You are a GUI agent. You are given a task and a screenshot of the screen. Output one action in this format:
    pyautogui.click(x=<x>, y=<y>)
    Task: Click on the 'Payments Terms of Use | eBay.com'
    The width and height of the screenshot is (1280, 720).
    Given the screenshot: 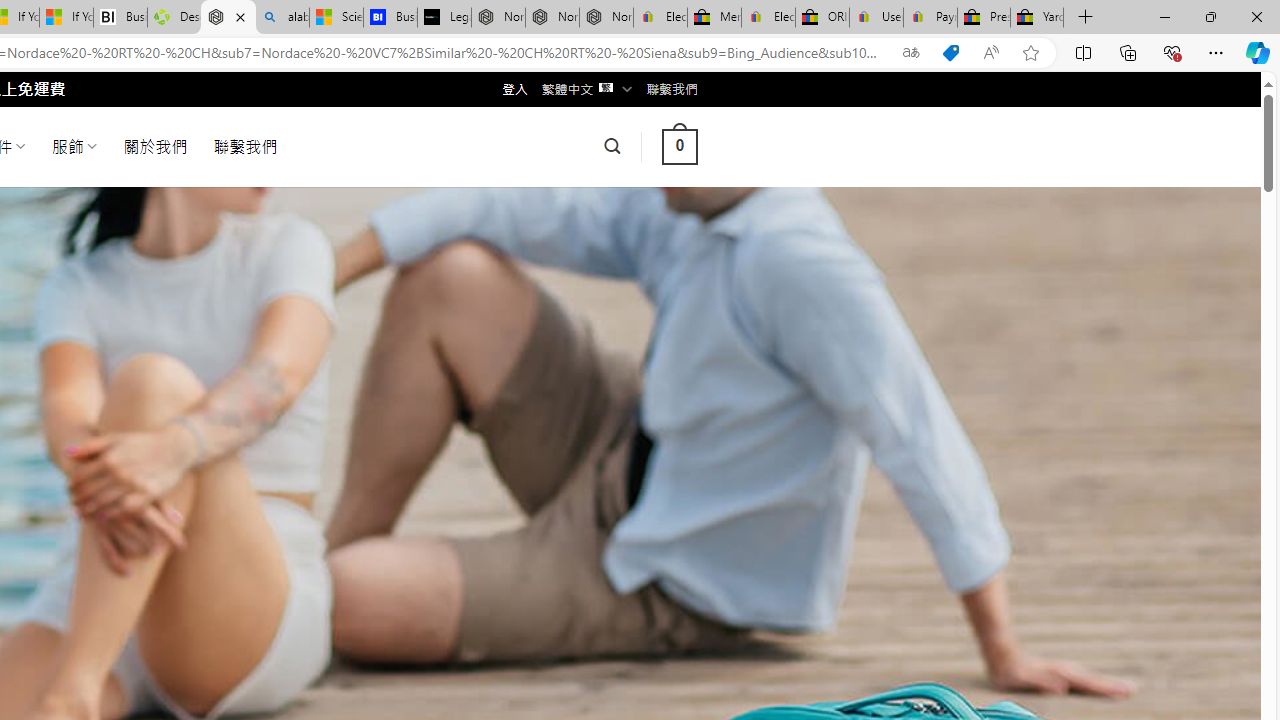 What is the action you would take?
    pyautogui.click(x=929, y=17)
    